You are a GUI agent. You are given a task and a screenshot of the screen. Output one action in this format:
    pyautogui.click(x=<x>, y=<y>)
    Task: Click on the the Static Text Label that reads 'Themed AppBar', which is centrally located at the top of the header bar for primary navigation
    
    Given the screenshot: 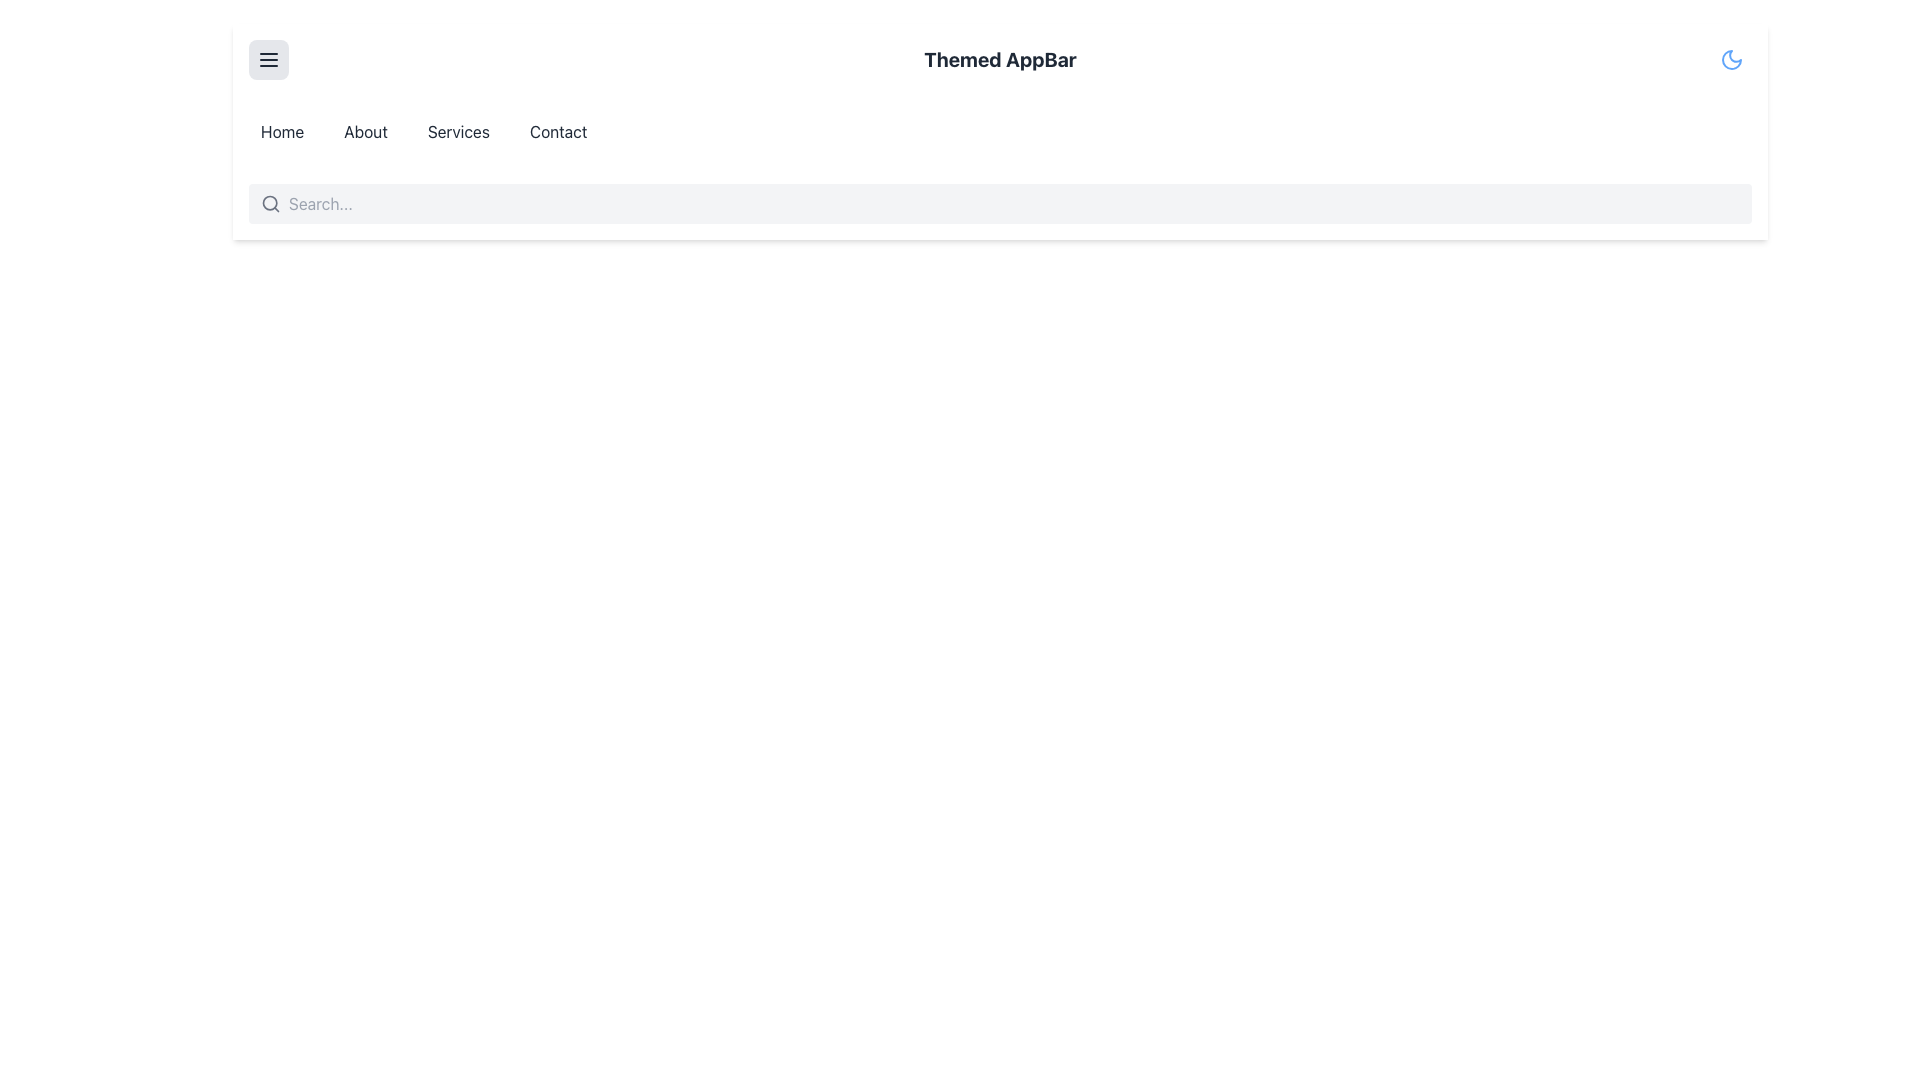 What is the action you would take?
    pyautogui.click(x=1000, y=59)
    